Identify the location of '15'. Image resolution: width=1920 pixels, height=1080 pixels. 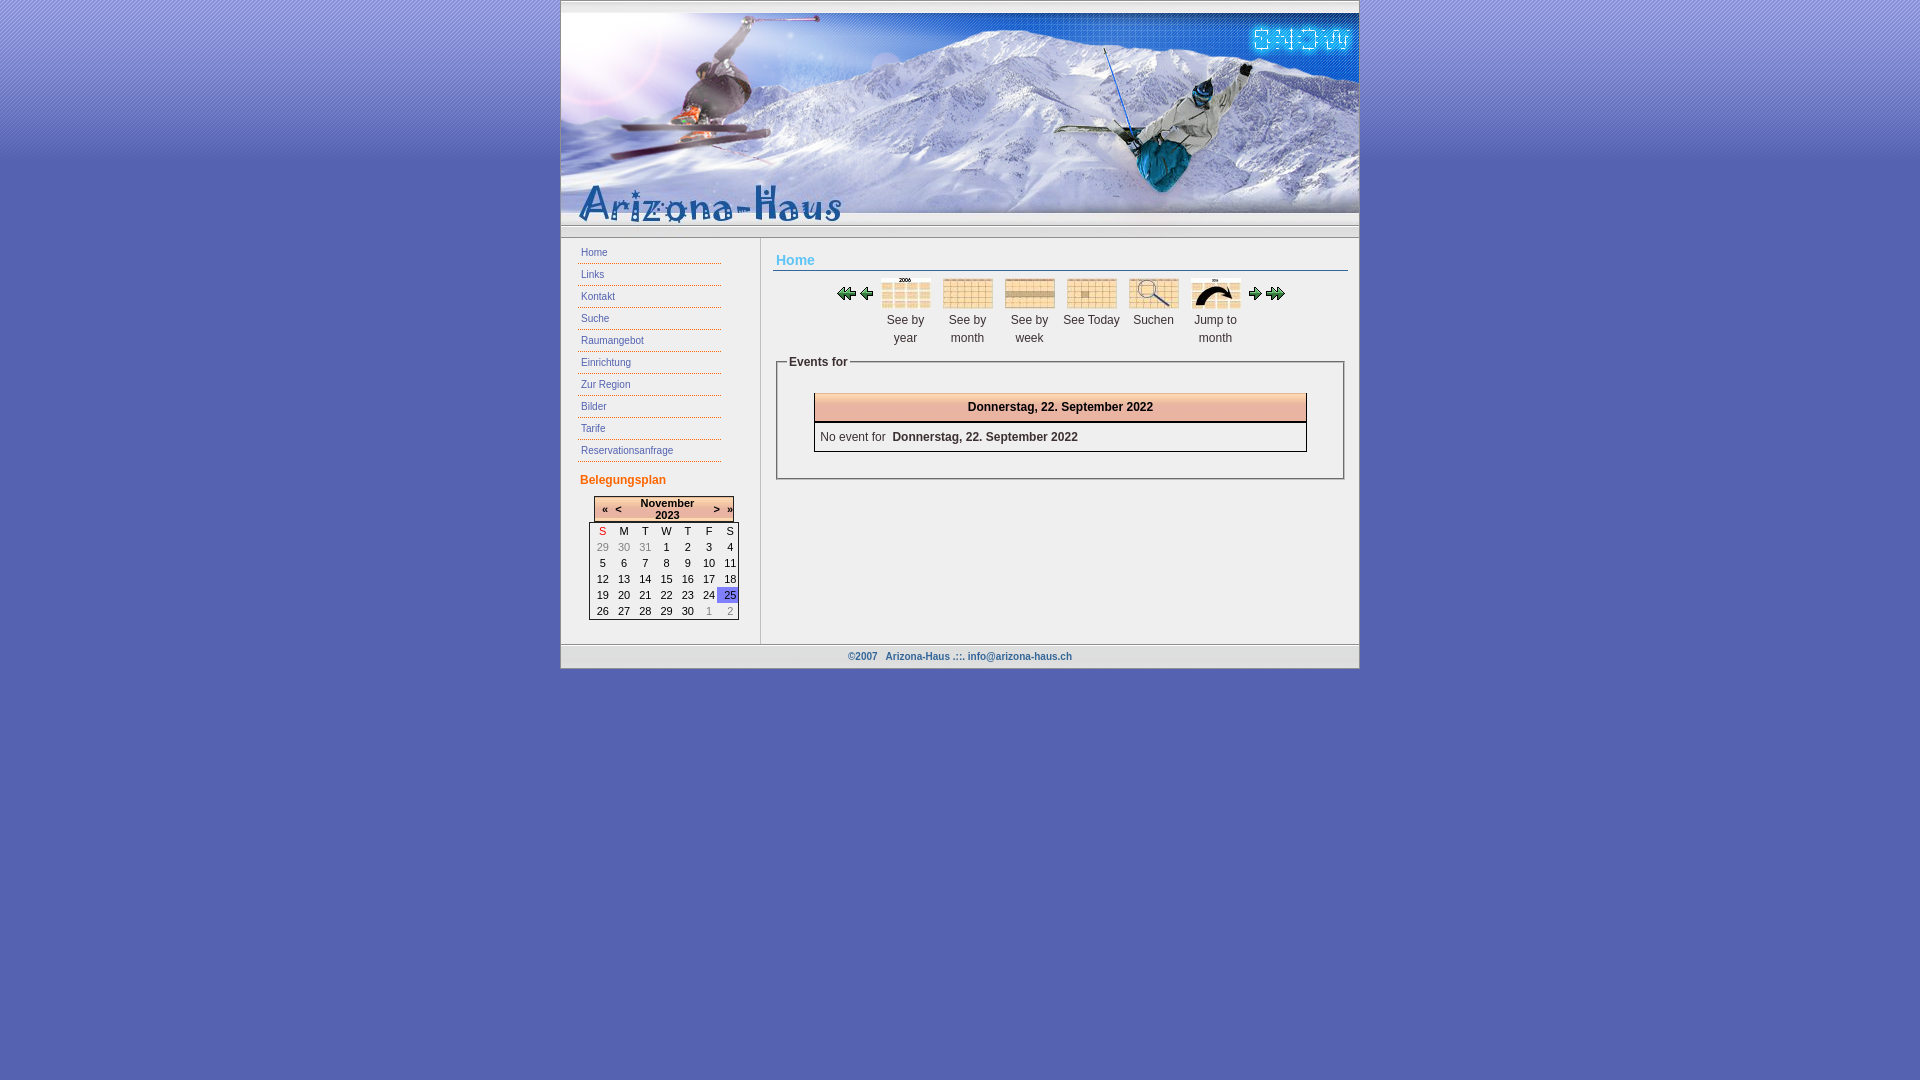
(666, 578).